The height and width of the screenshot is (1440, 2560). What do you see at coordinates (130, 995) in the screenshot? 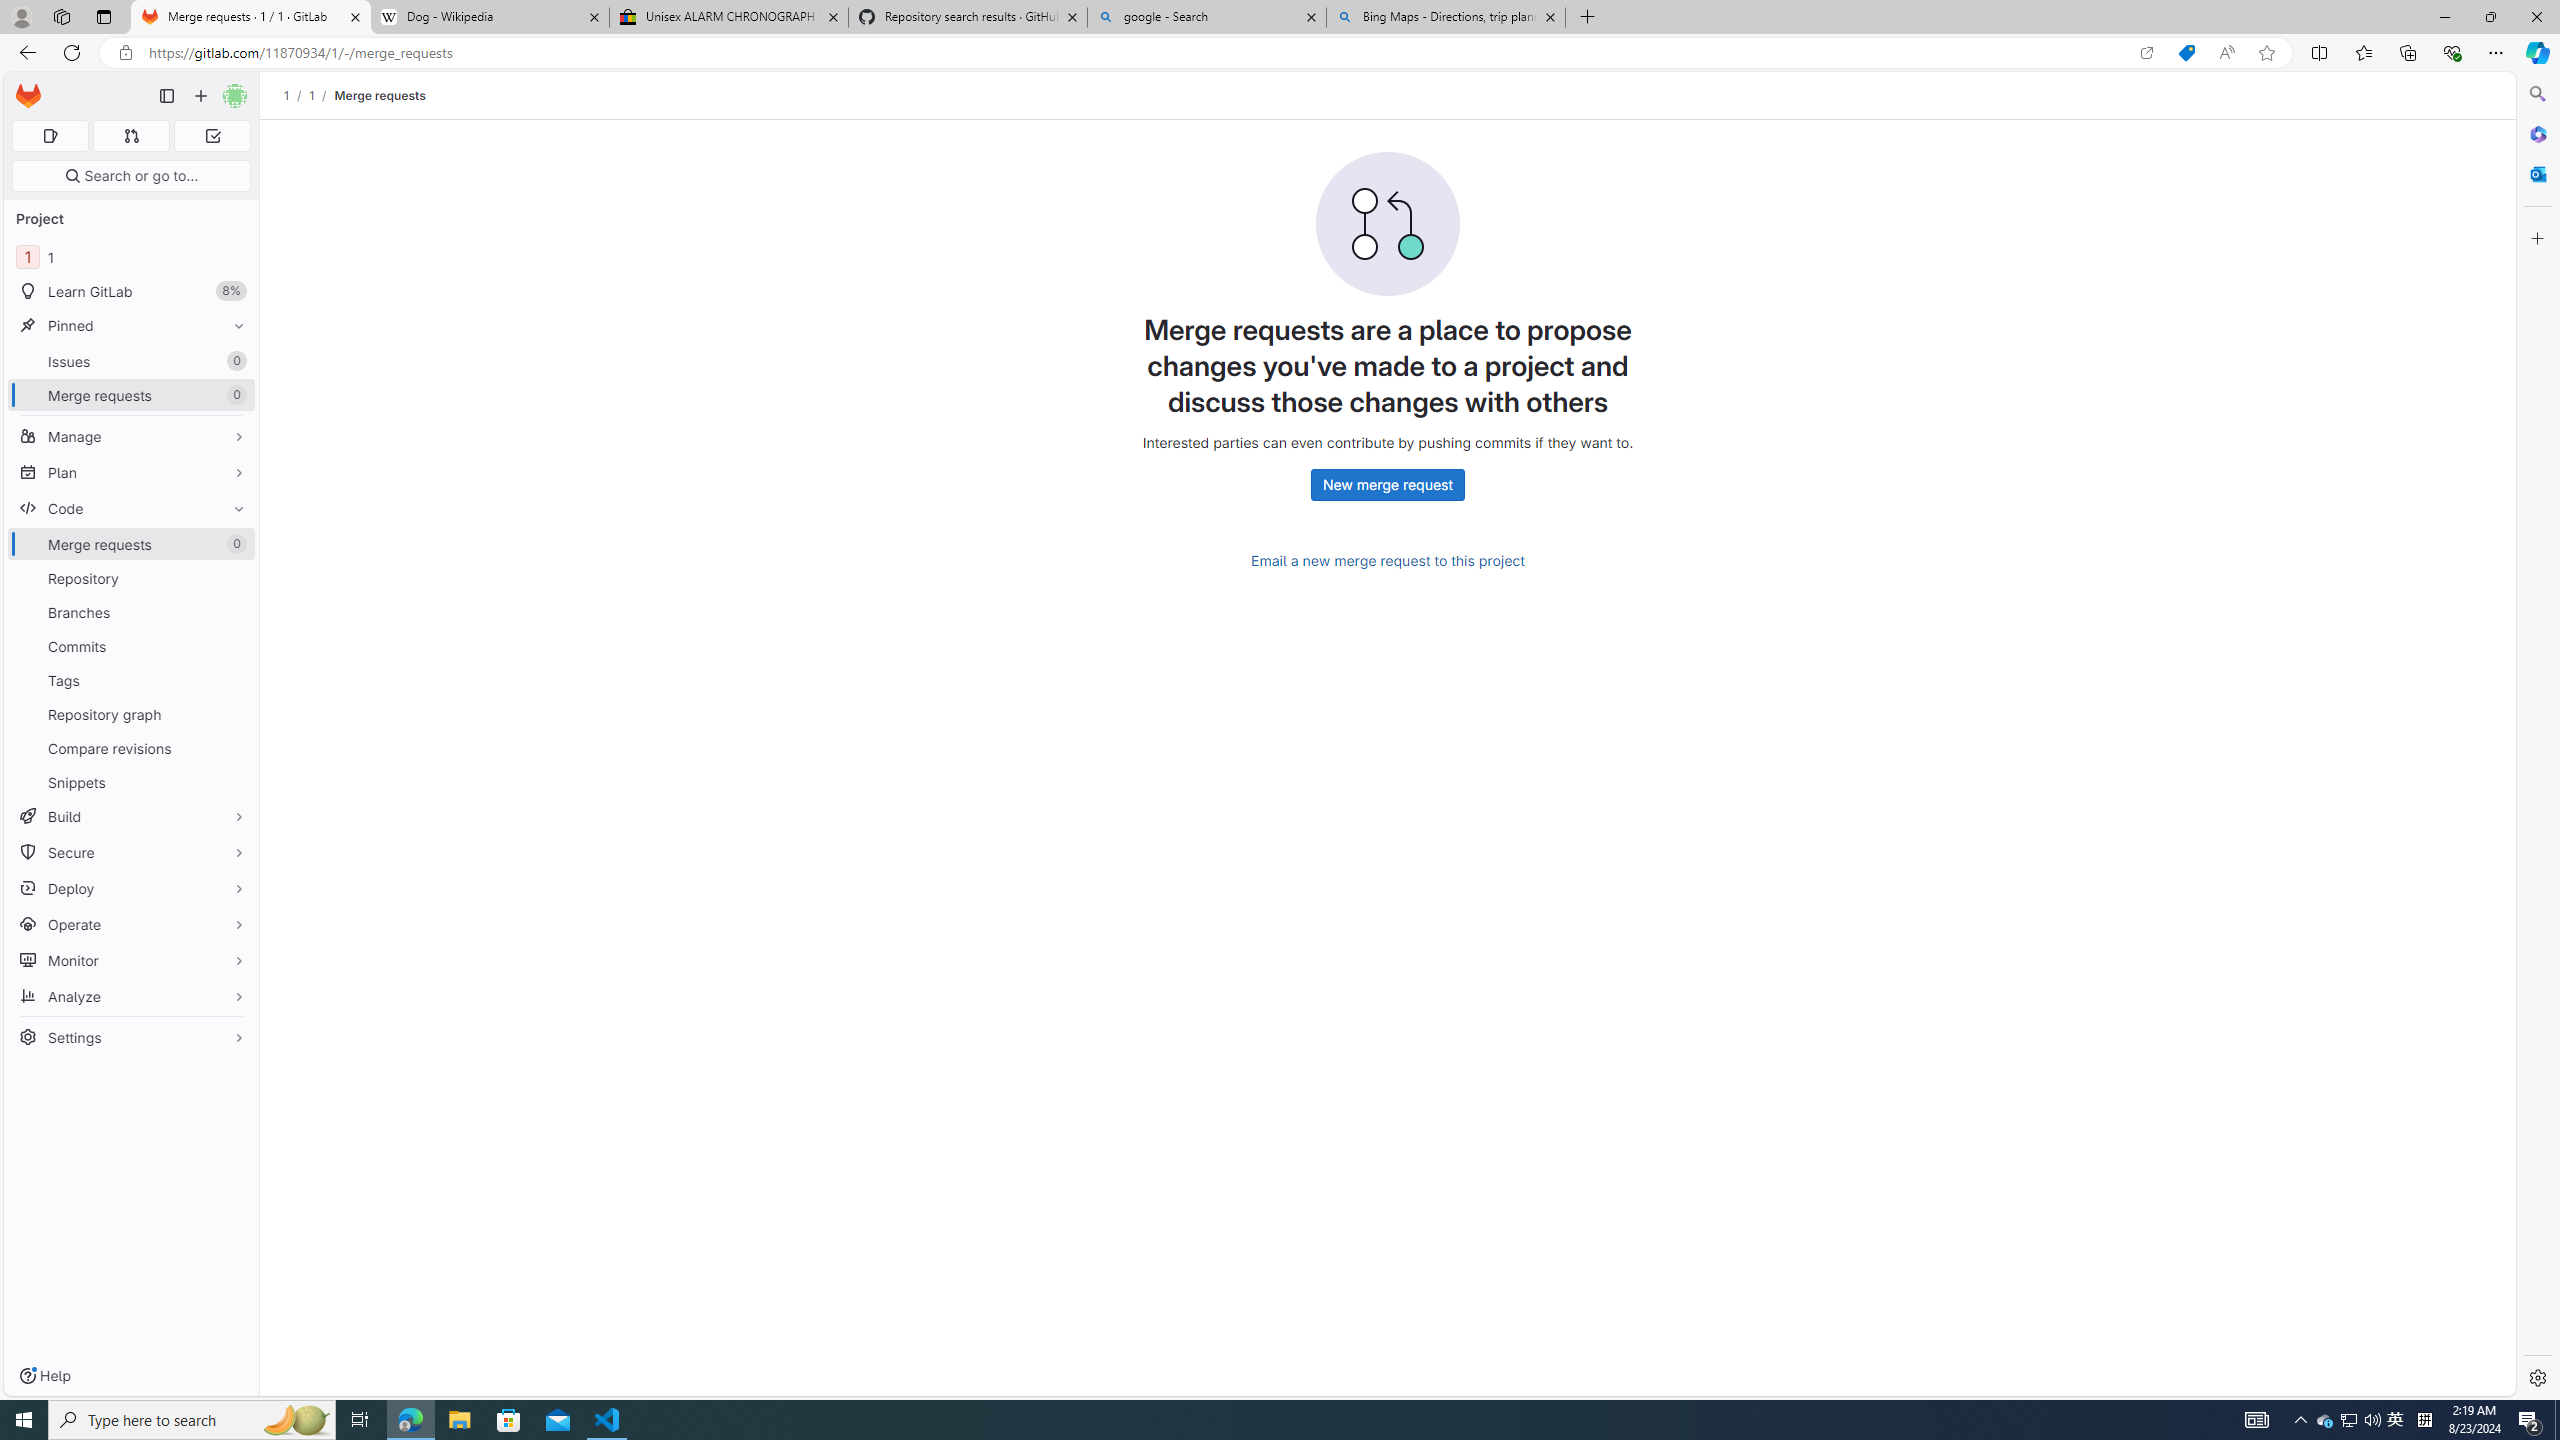
I see `'Analyze'` at bounding box center [130, 995].